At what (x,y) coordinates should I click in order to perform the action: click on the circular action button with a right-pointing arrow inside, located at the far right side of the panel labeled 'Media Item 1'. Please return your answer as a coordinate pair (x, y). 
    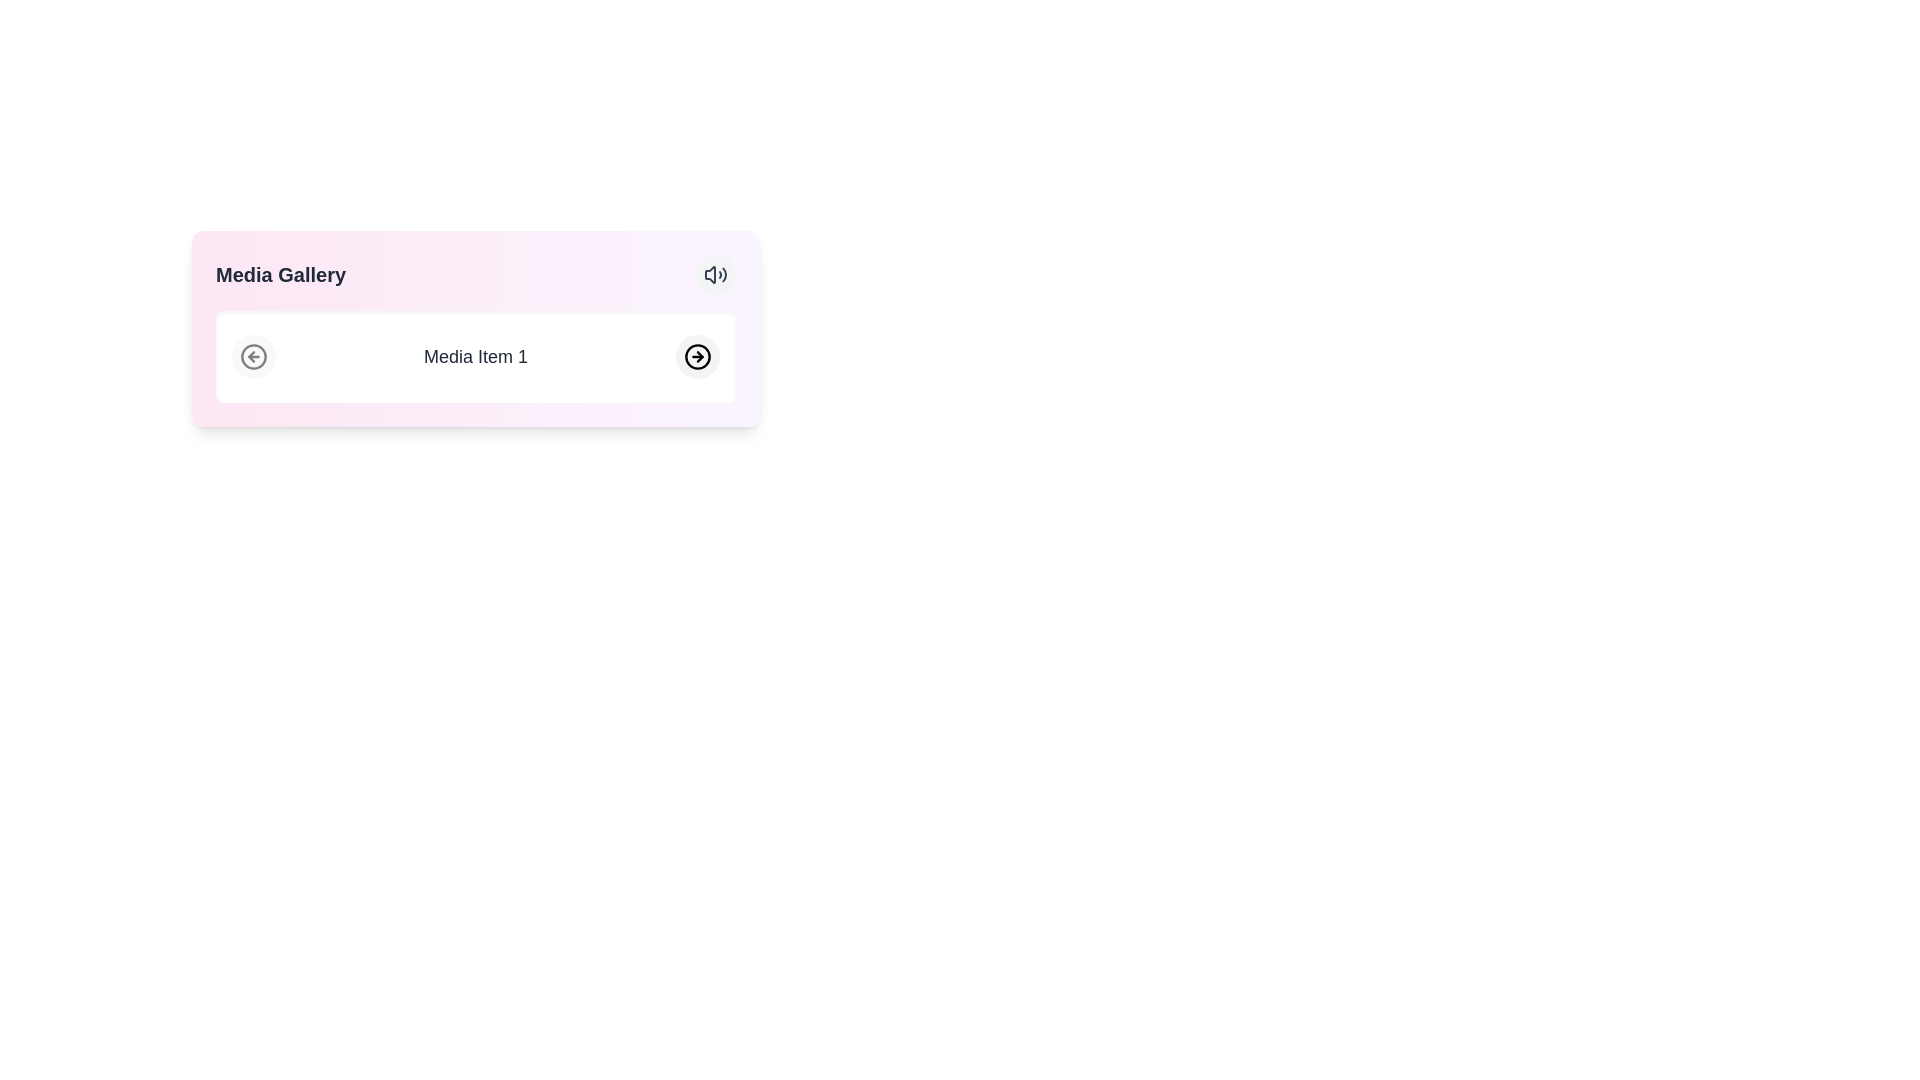
    Looking at the image, I should click on (697, 356).